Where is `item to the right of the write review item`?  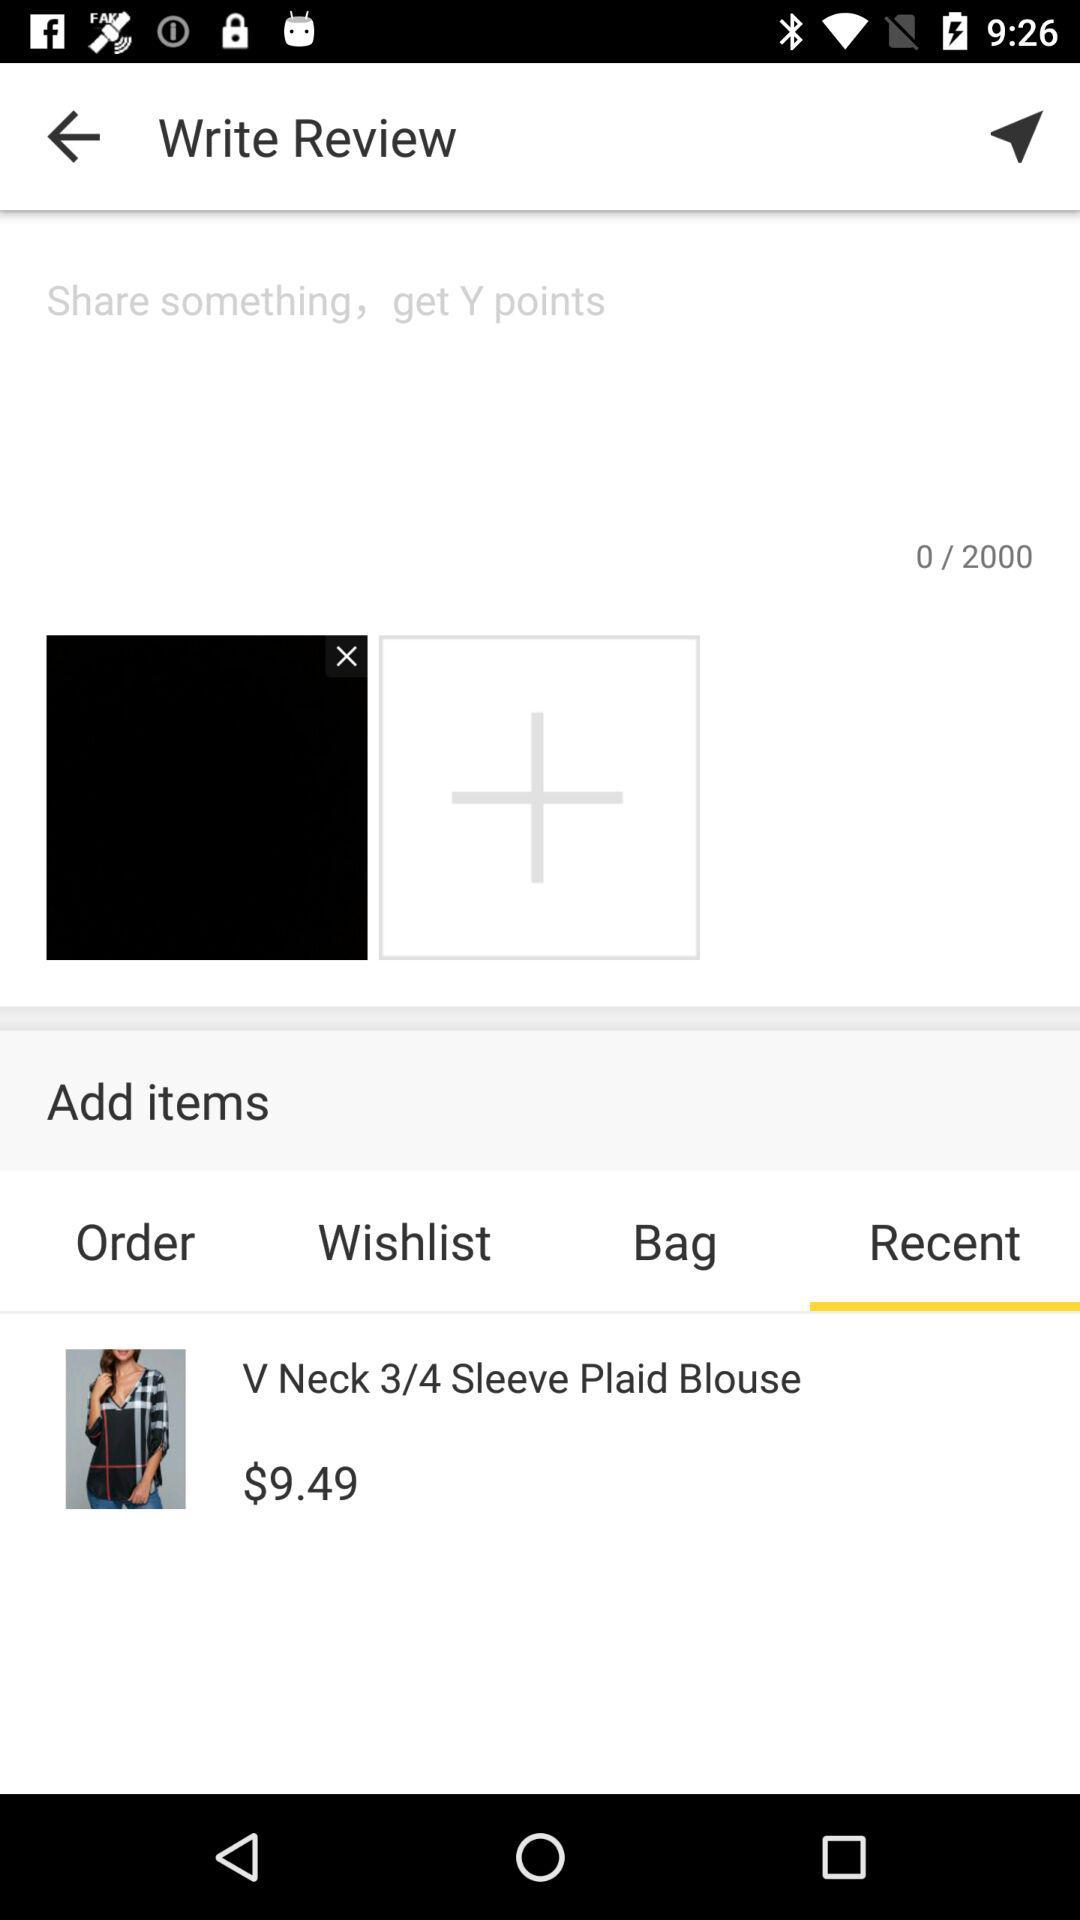
item to the right of the write review item is located at coordinates (1017, 135).